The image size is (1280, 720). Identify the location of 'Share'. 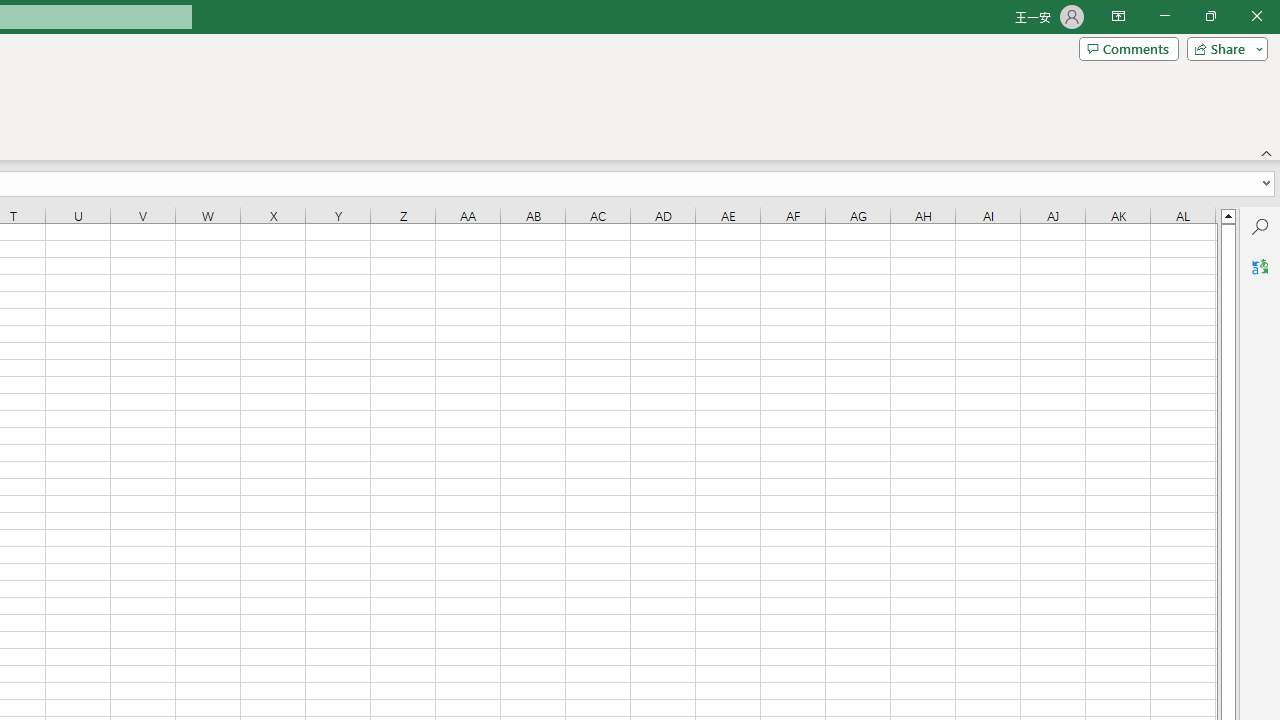
(1222, 47).